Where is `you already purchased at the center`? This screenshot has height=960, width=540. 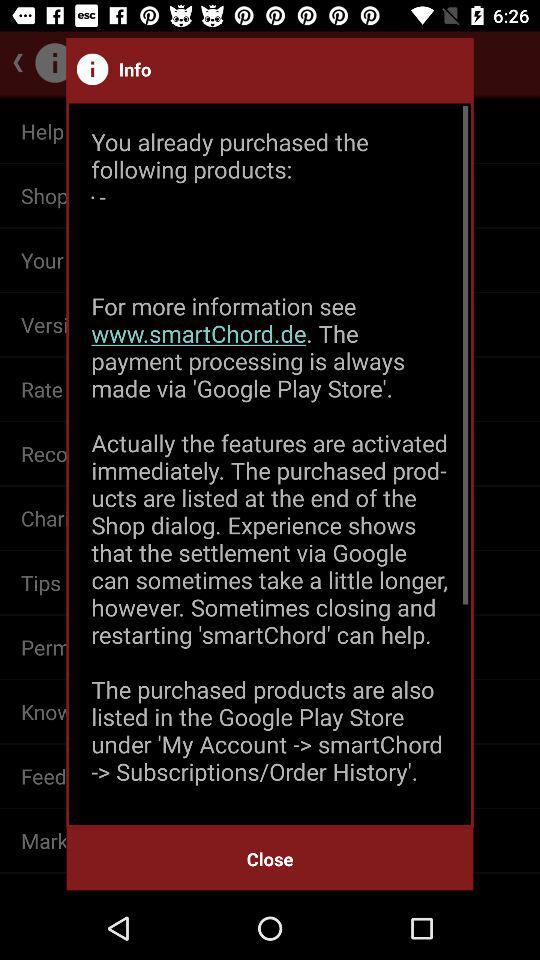 you already purchased at the center is located at coordinates (270, 464).